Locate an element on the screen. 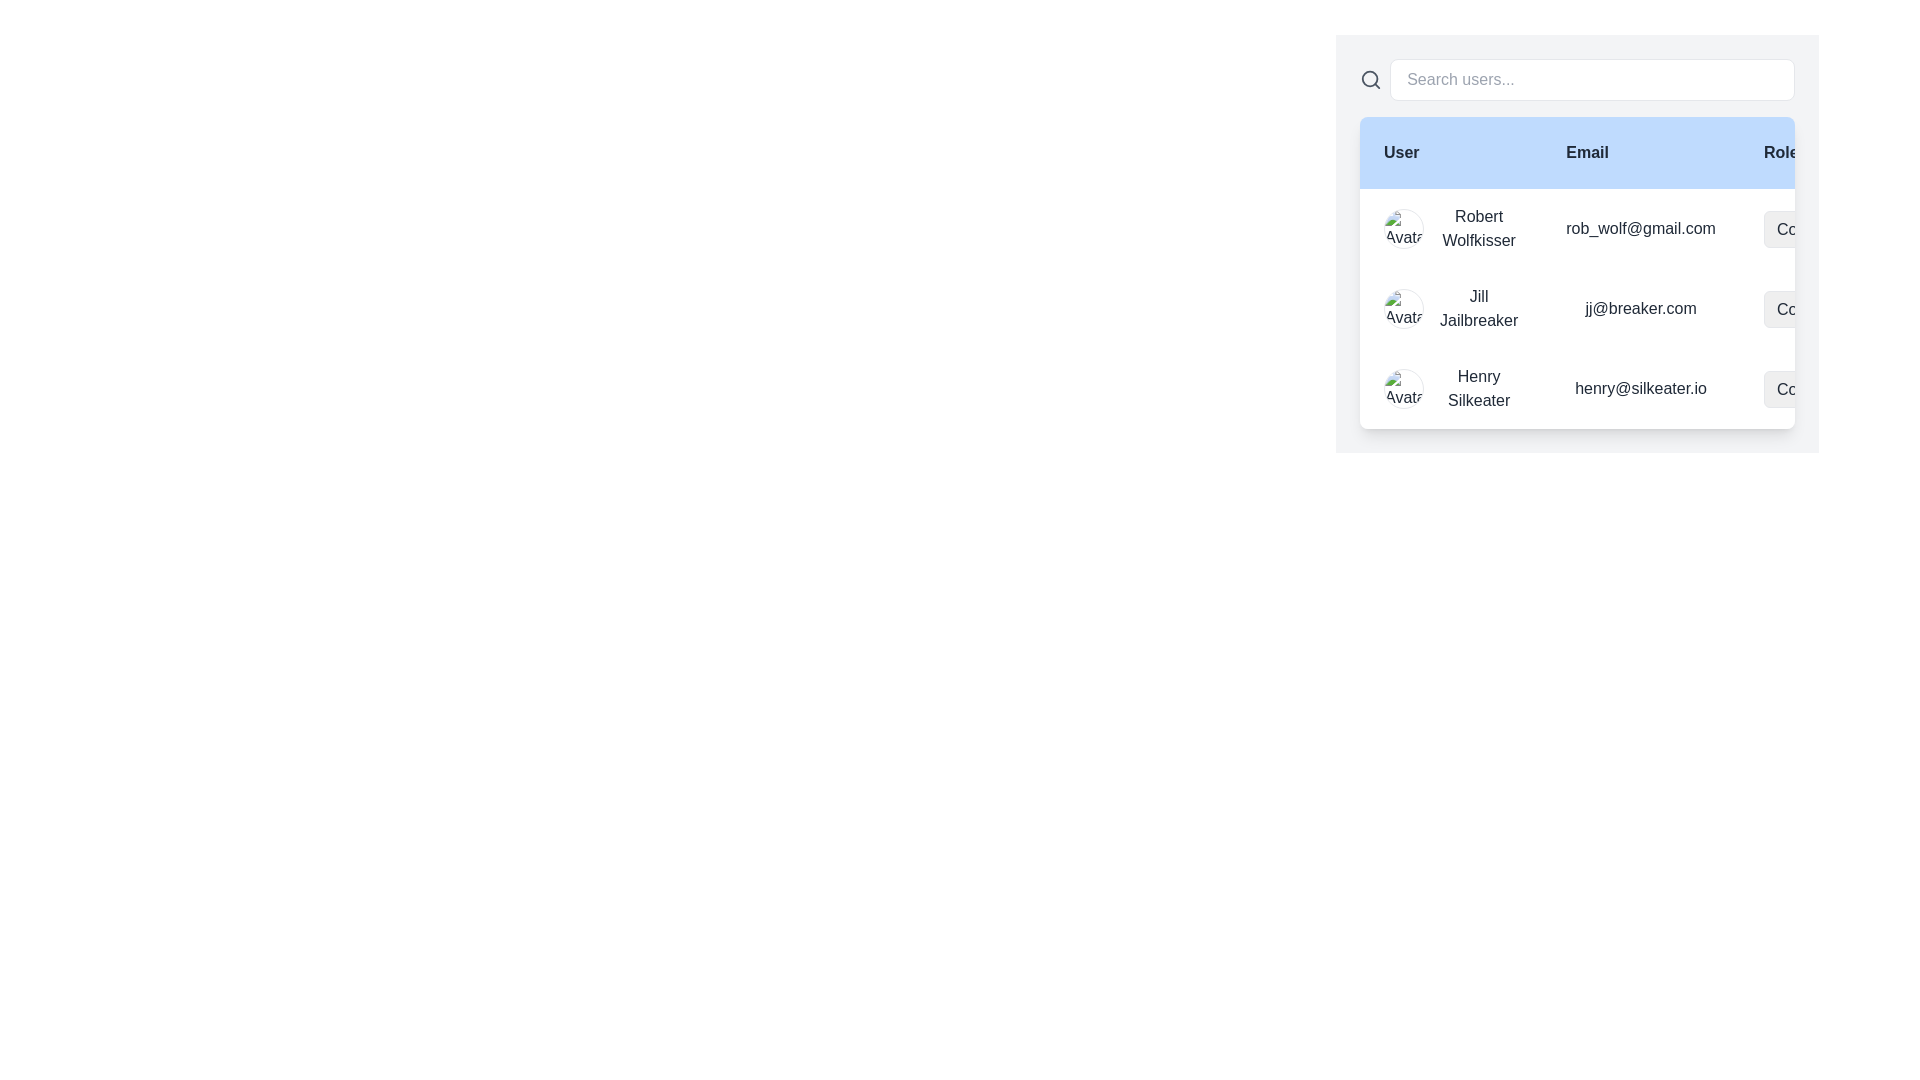 This screenshot has width=1920, height=1080. the text display label showing 'Jill Jailbreaker' which is the second user listing in the user column of the table is located at coordinates (1450, 308).